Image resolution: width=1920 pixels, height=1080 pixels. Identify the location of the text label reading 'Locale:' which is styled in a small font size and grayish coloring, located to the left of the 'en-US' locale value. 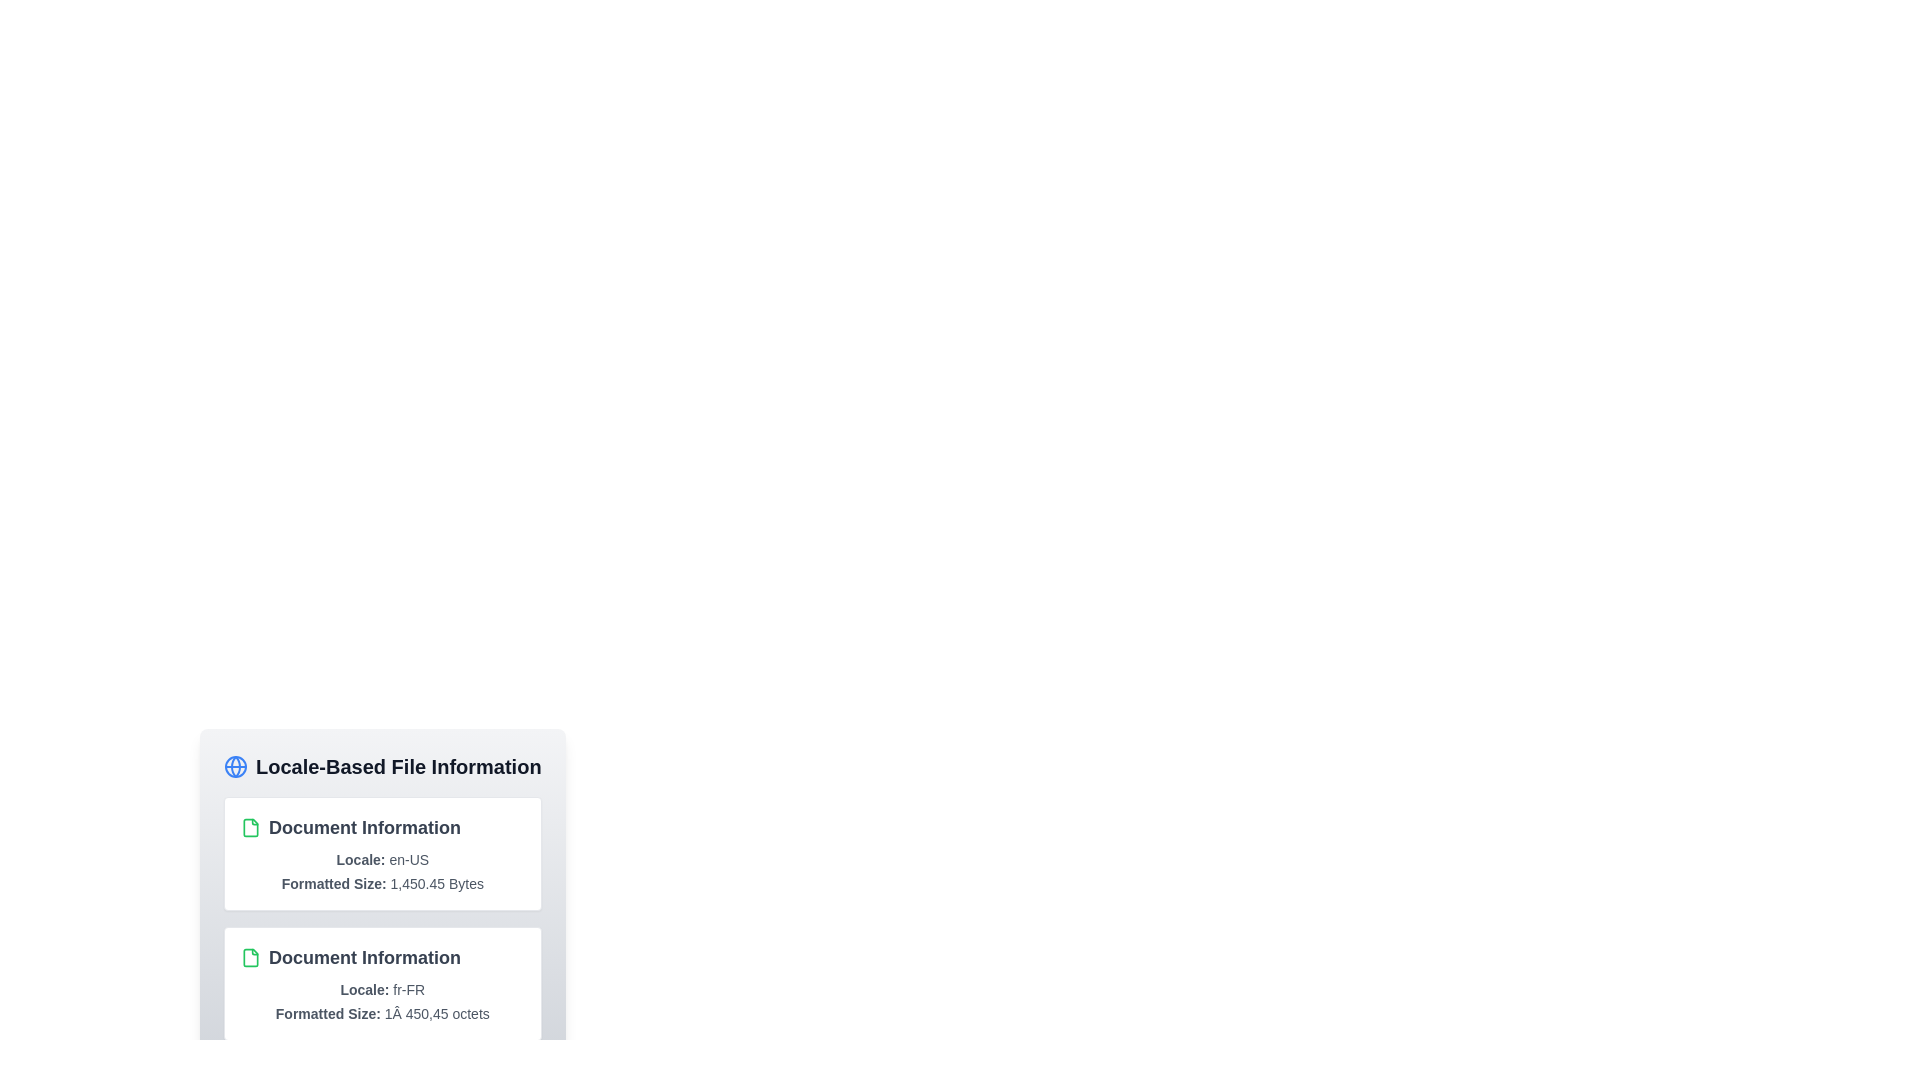
(360, 859).